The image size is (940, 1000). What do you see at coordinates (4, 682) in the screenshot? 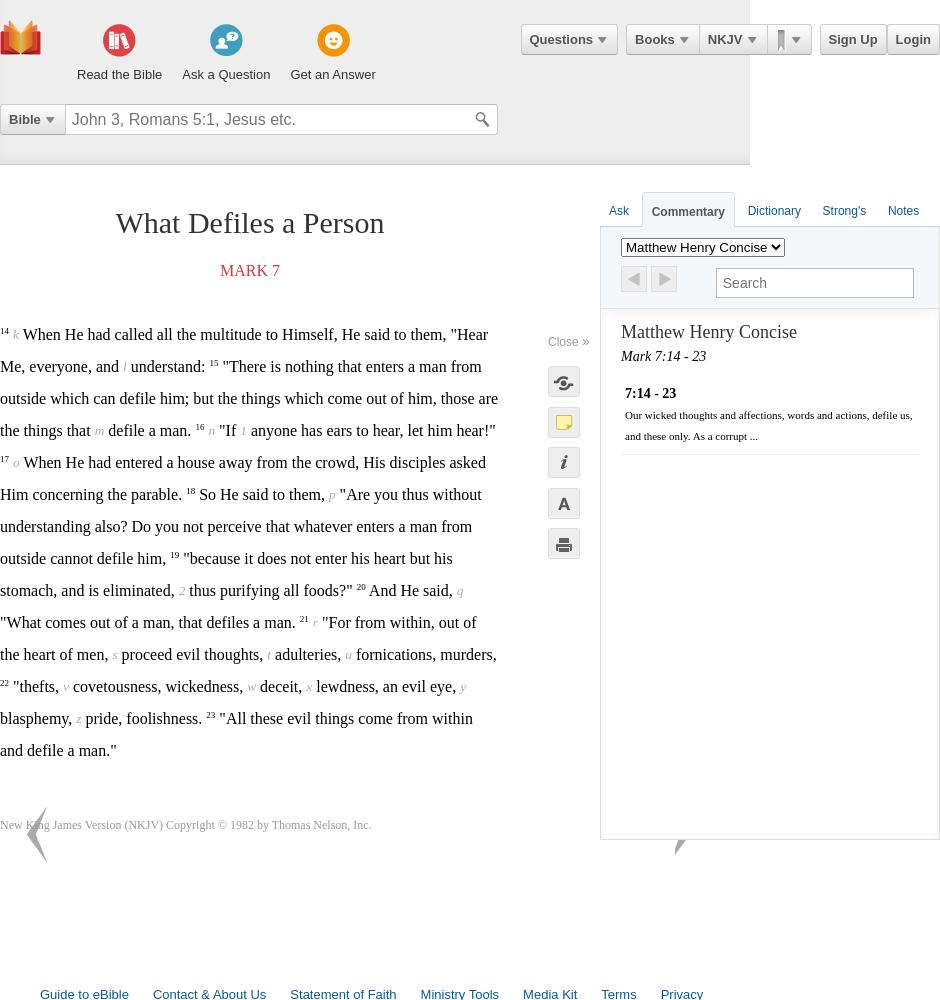
I see `'22'` at bounding box center [4, 682].